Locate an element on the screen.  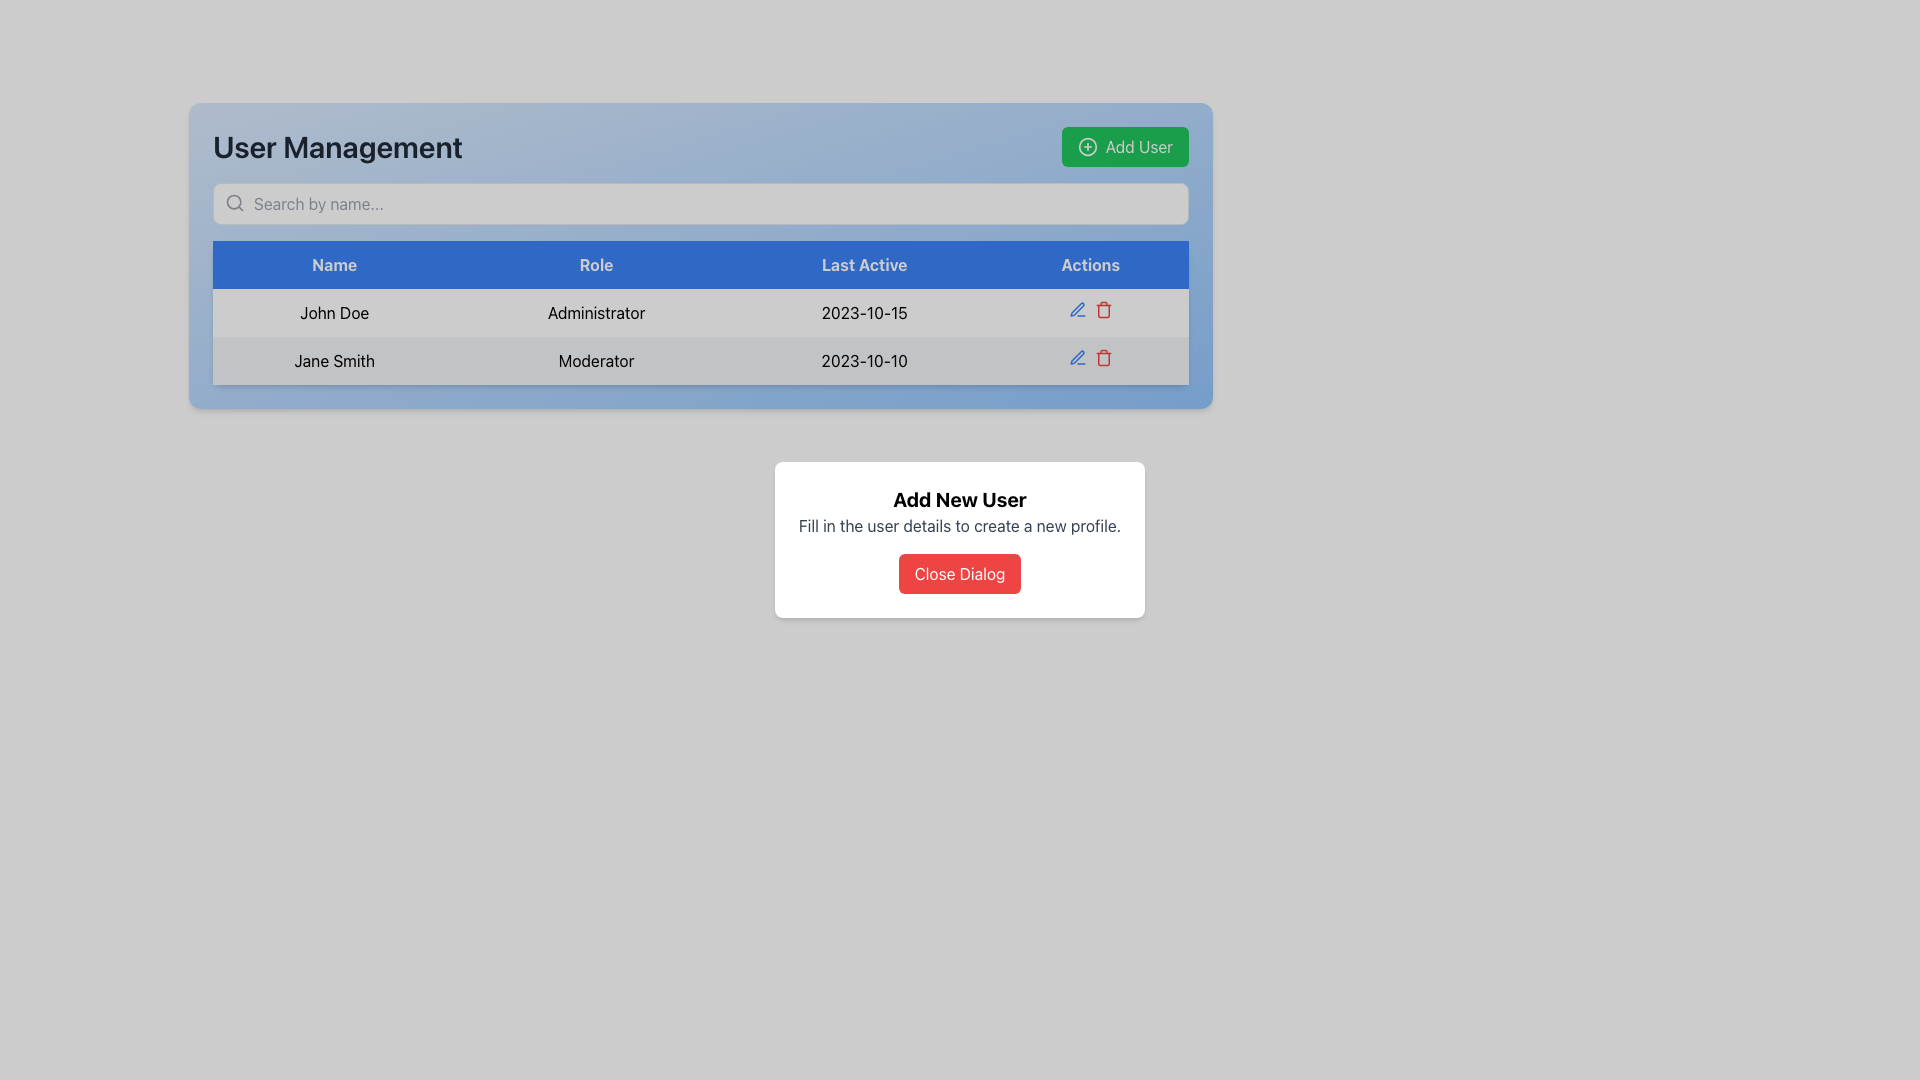
the delete icon in the Actions column for Jane Smith's entry in the table is located at coordinates (1089, 361).